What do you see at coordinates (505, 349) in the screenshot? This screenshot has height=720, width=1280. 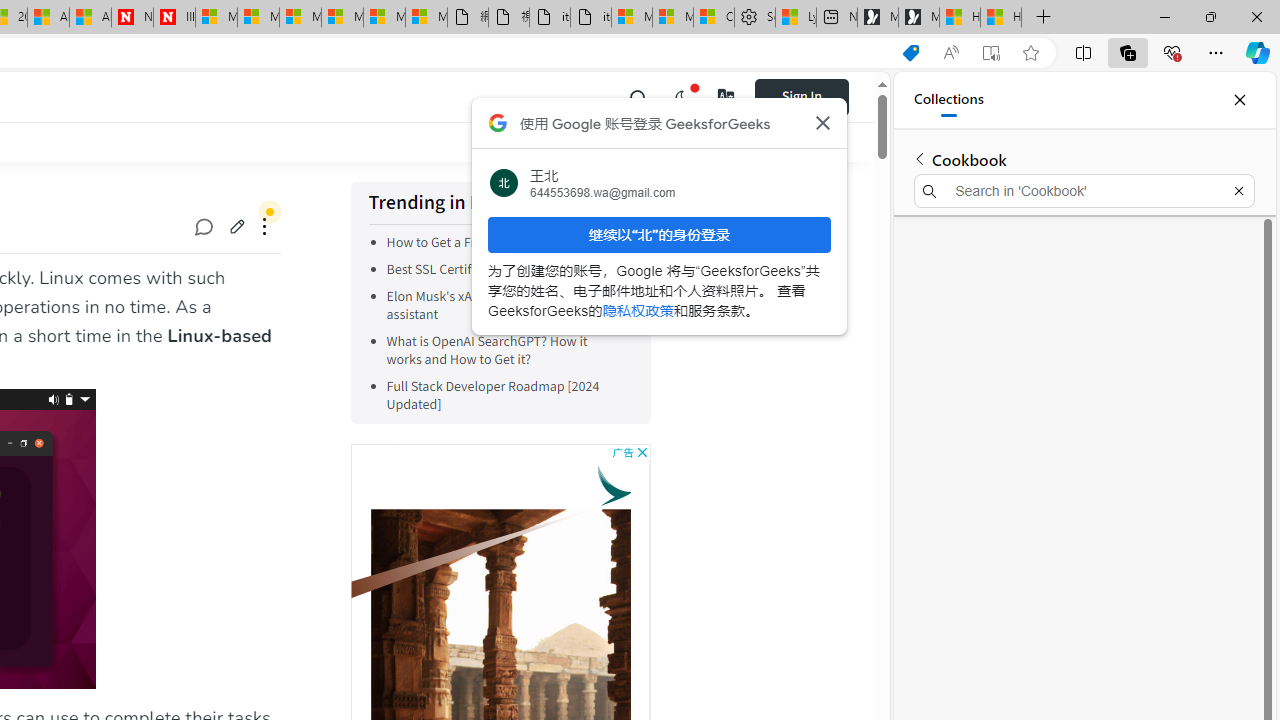 I see `'What is OpenAI SearchGPT? How it works and How to Get it?'` at bounding box center [505, 349].